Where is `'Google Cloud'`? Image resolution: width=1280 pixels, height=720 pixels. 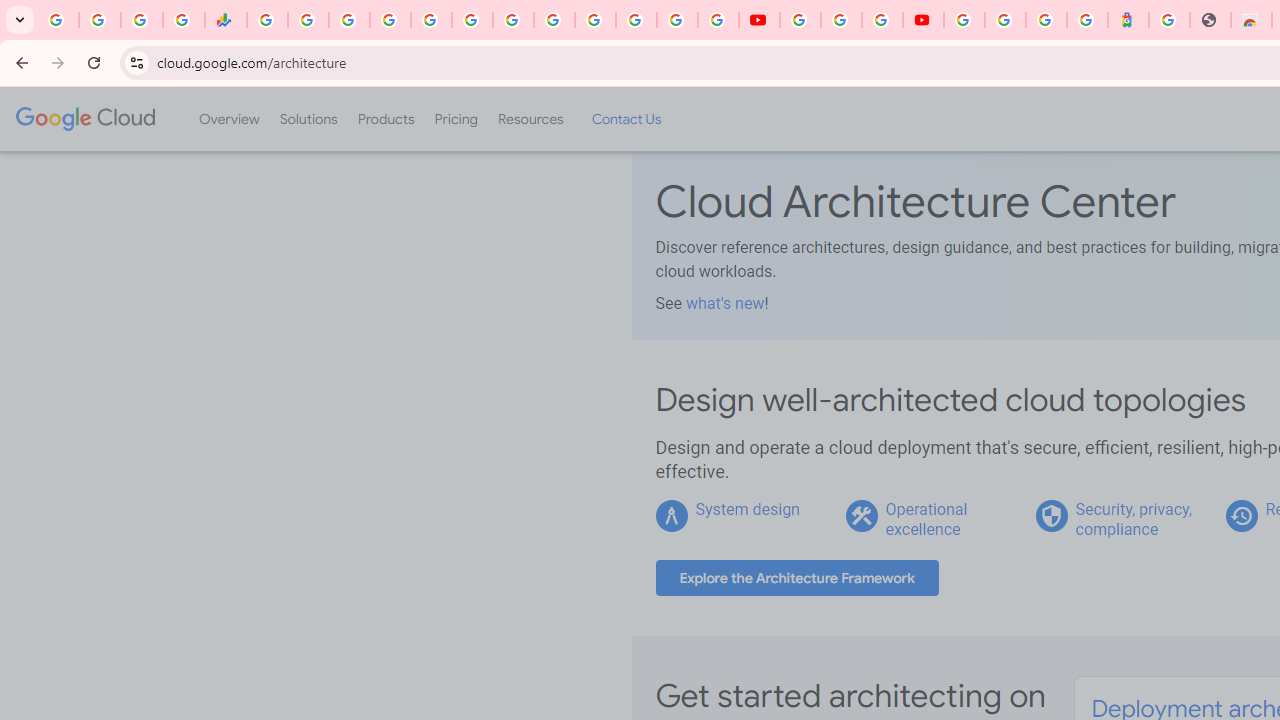 'Google Cloud' is located at coordinates (84, 119).